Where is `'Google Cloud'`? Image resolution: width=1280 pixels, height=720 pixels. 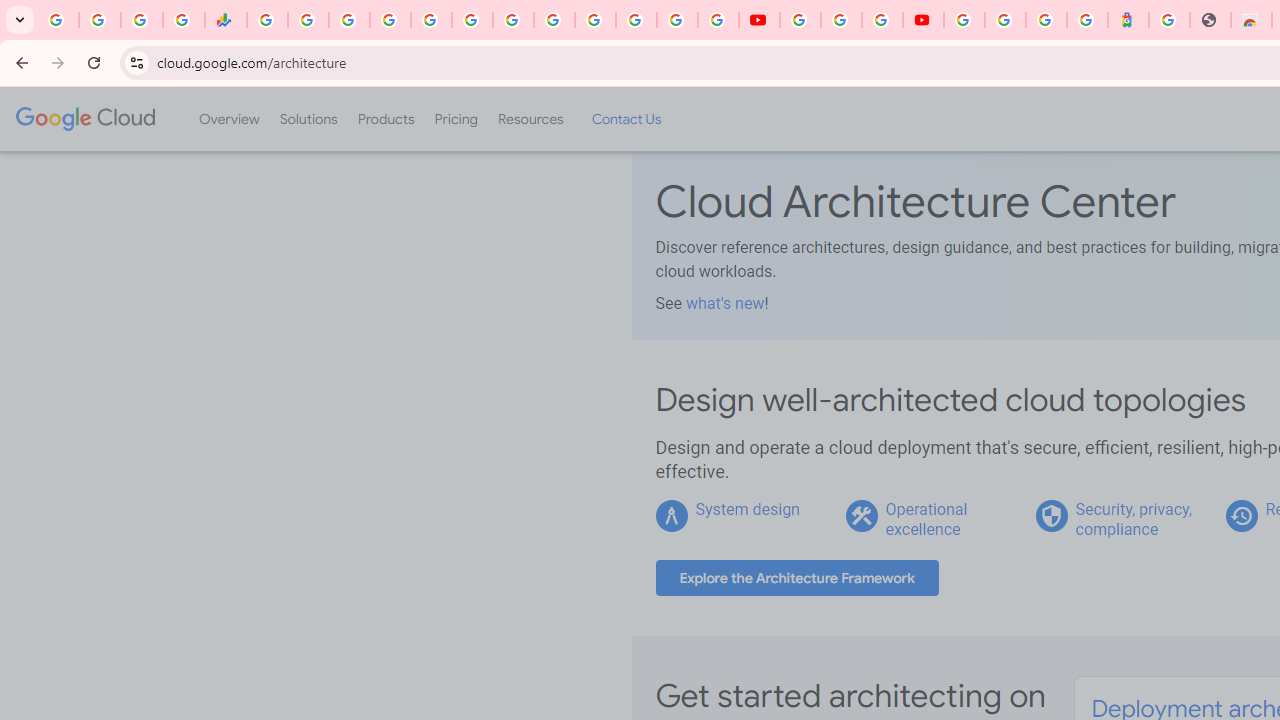 'Google Cloud' is located at coordinates (84, 119).